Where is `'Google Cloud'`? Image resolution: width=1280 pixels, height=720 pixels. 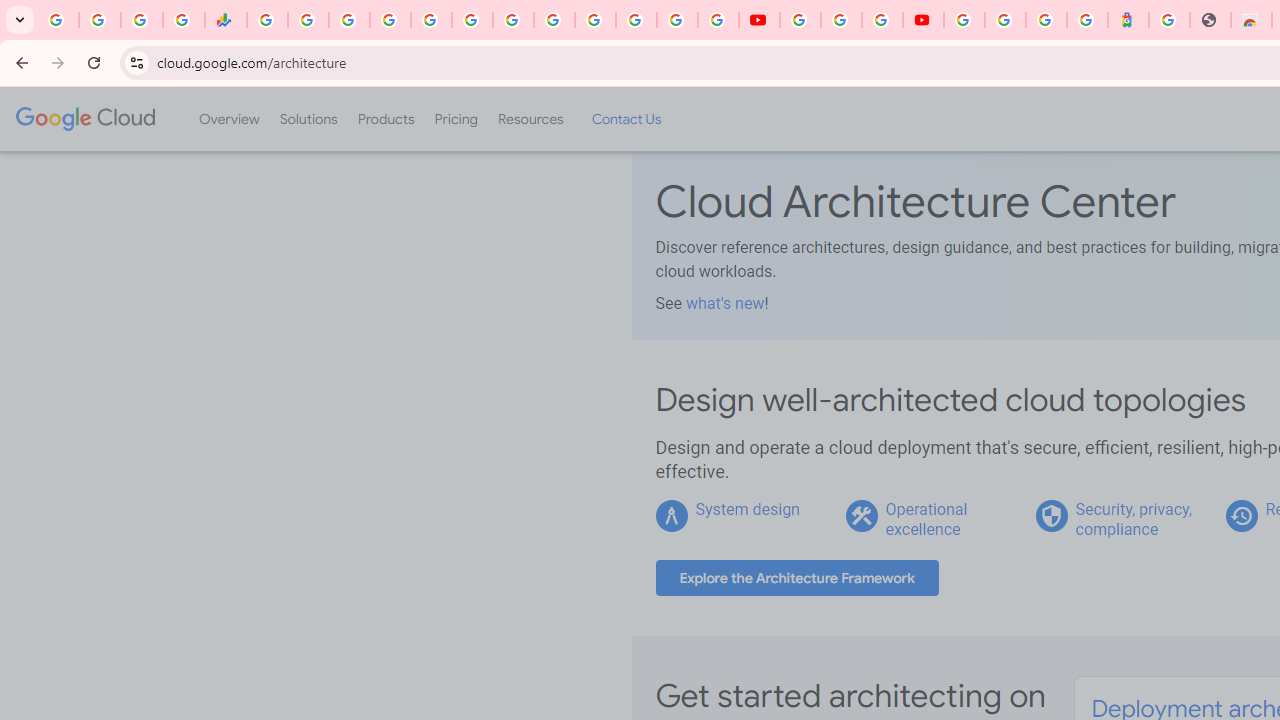 'Google Cloud' is located at coordinates (84, 119).